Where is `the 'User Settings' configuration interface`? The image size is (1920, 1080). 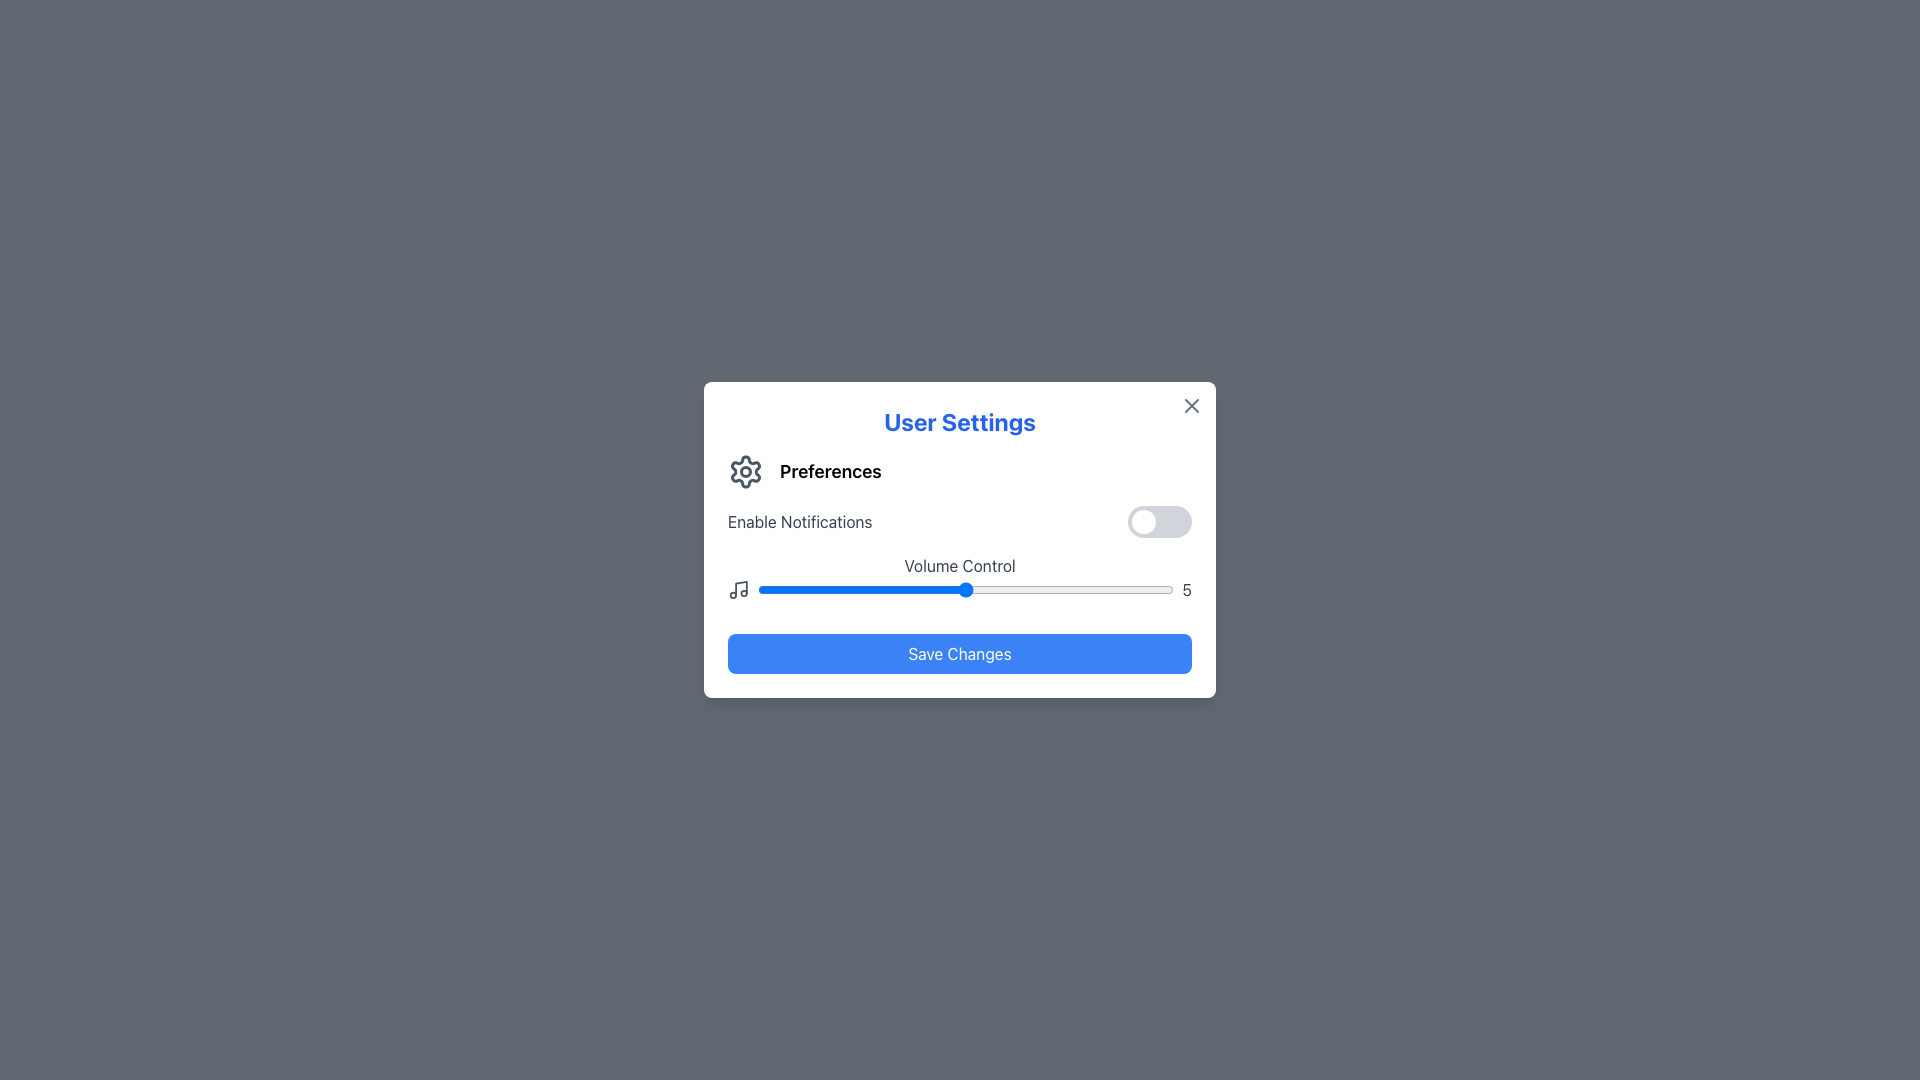
the 'User Settings' configuration interface is located at coordinates (960, 540).